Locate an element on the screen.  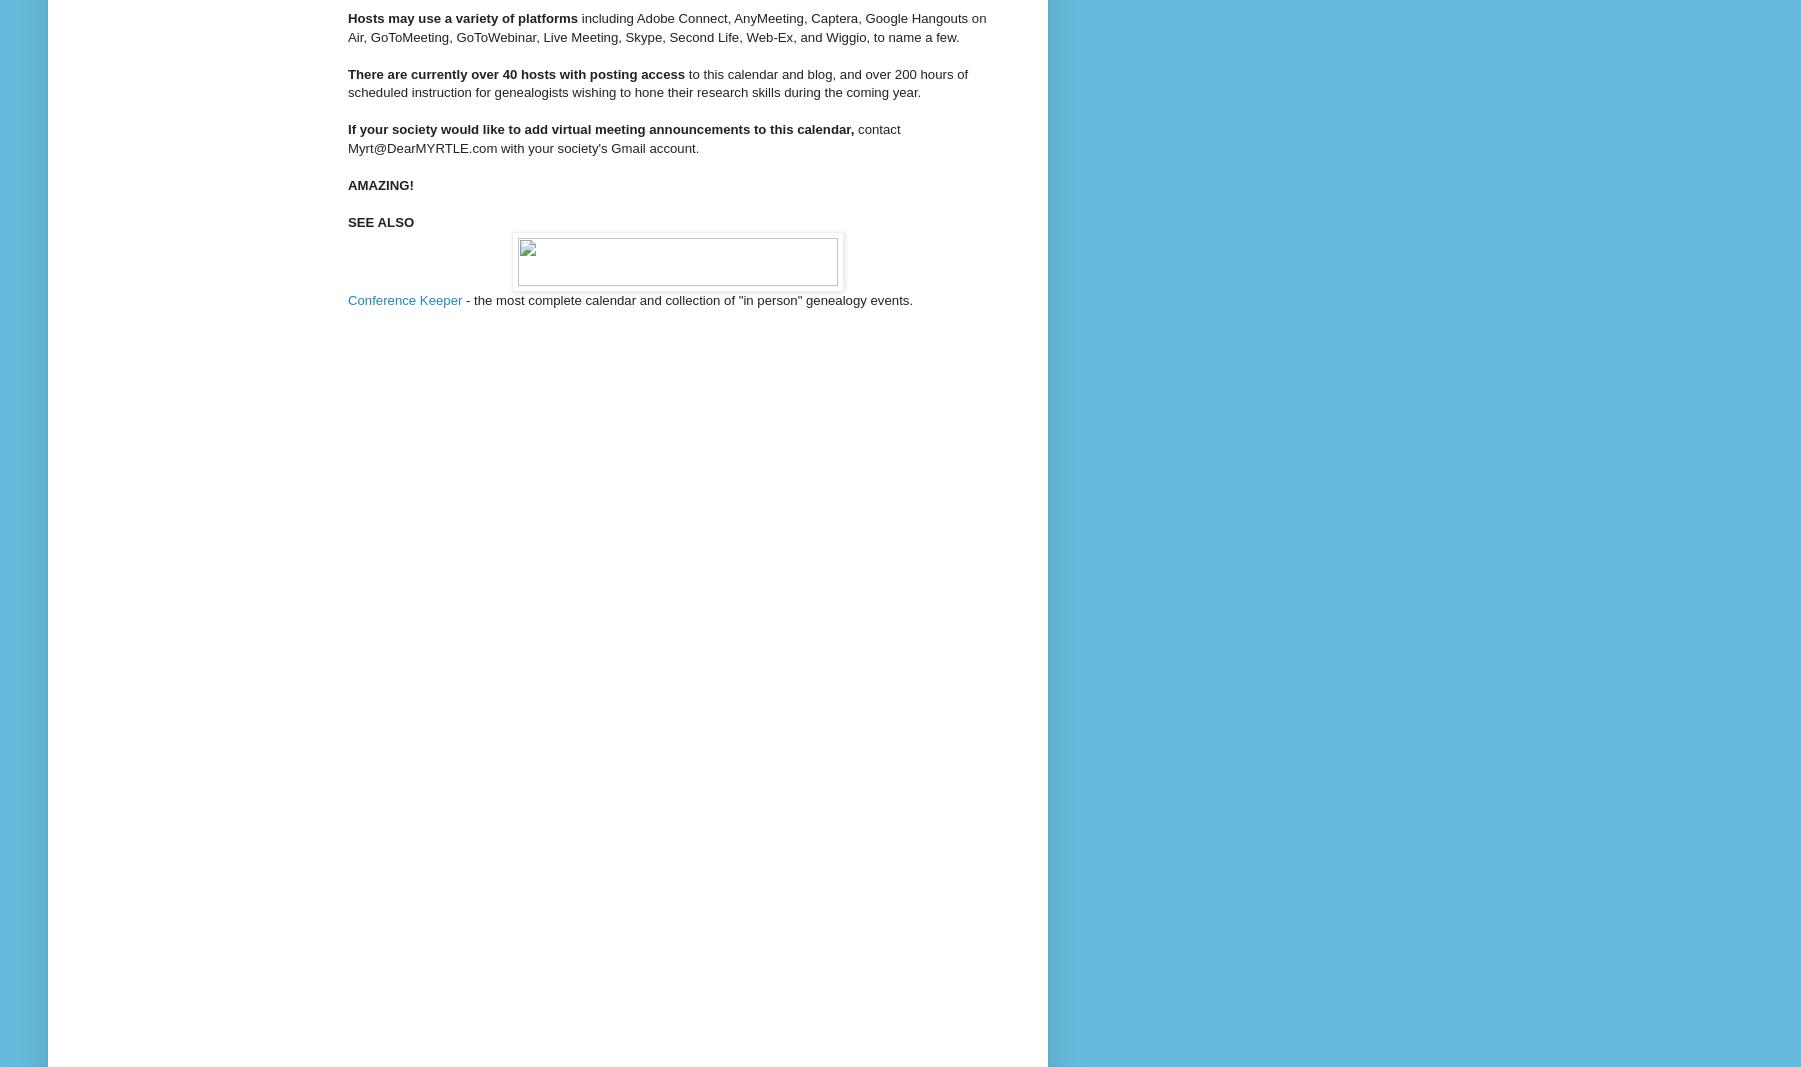
'AMAZING!' is located at coordinates (347, 184).